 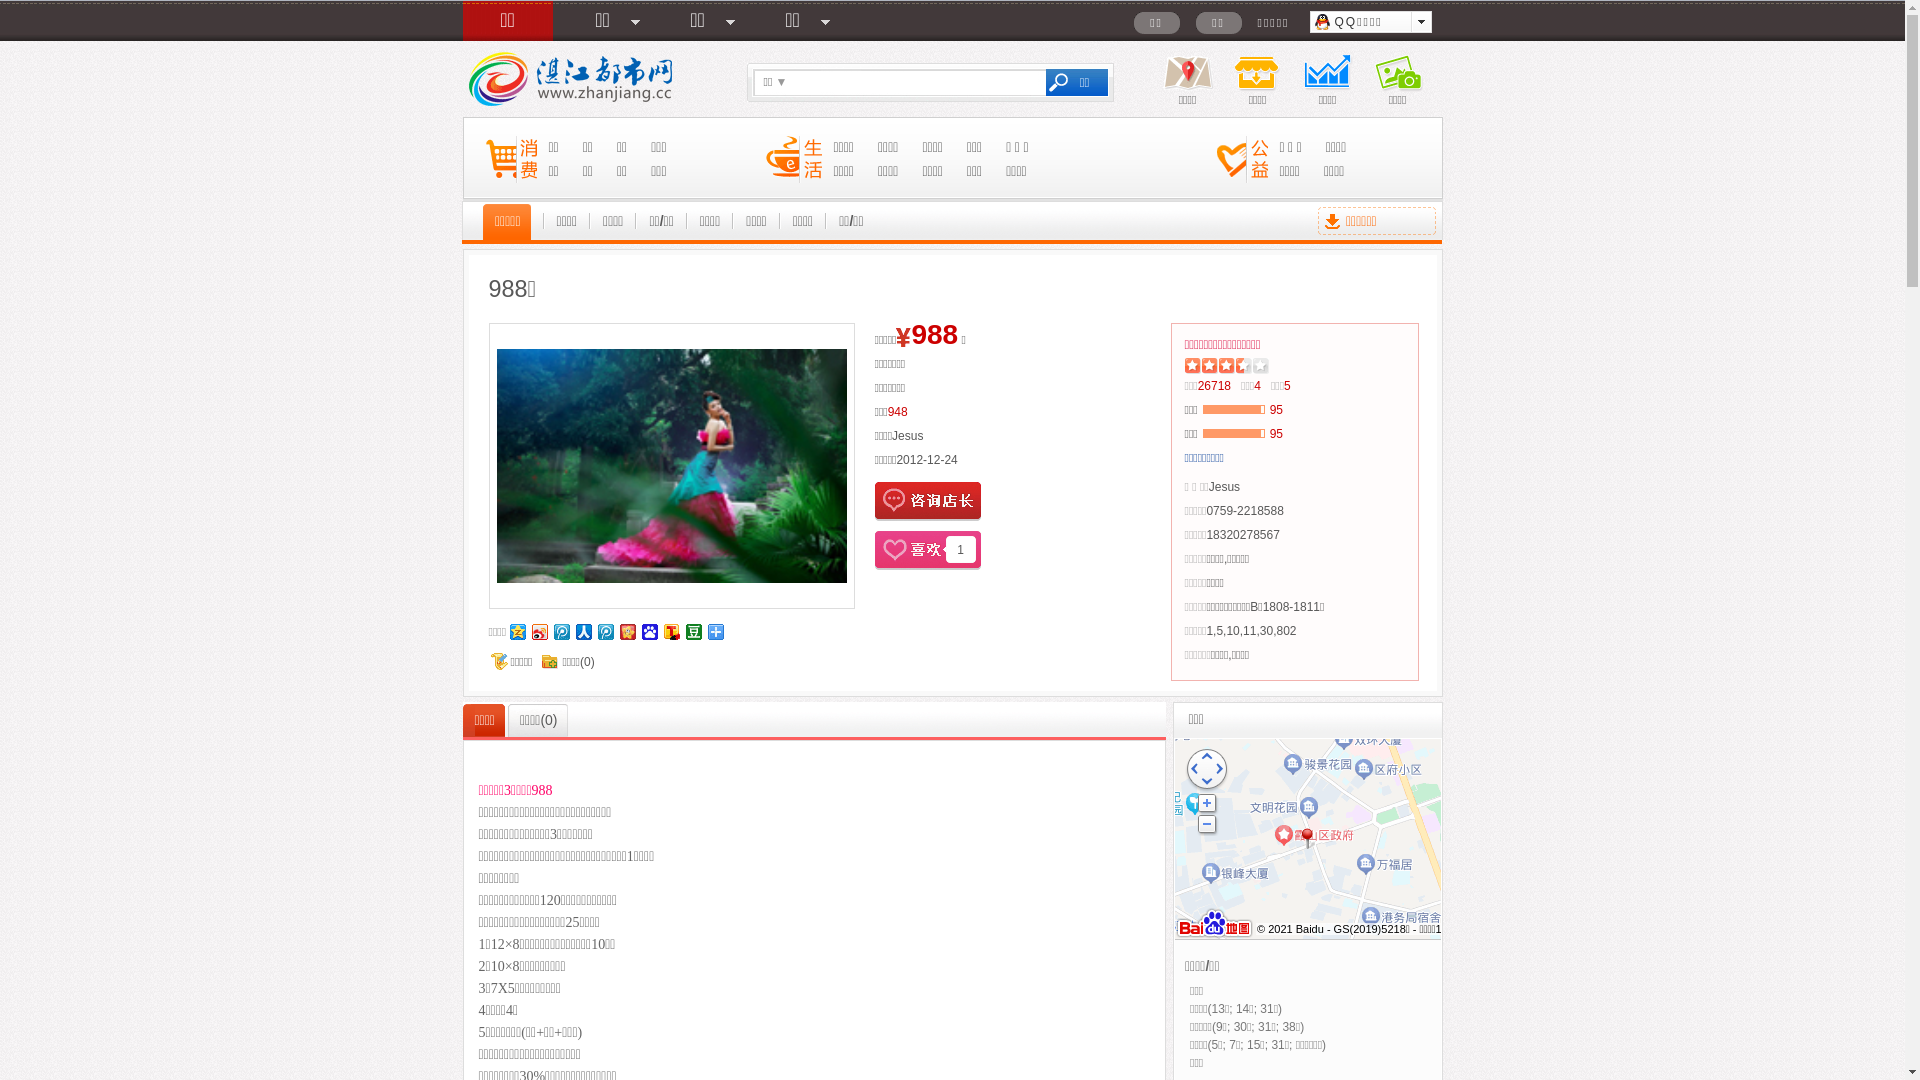 I want to click on 'Jesus', so click(x=1223, y=486).